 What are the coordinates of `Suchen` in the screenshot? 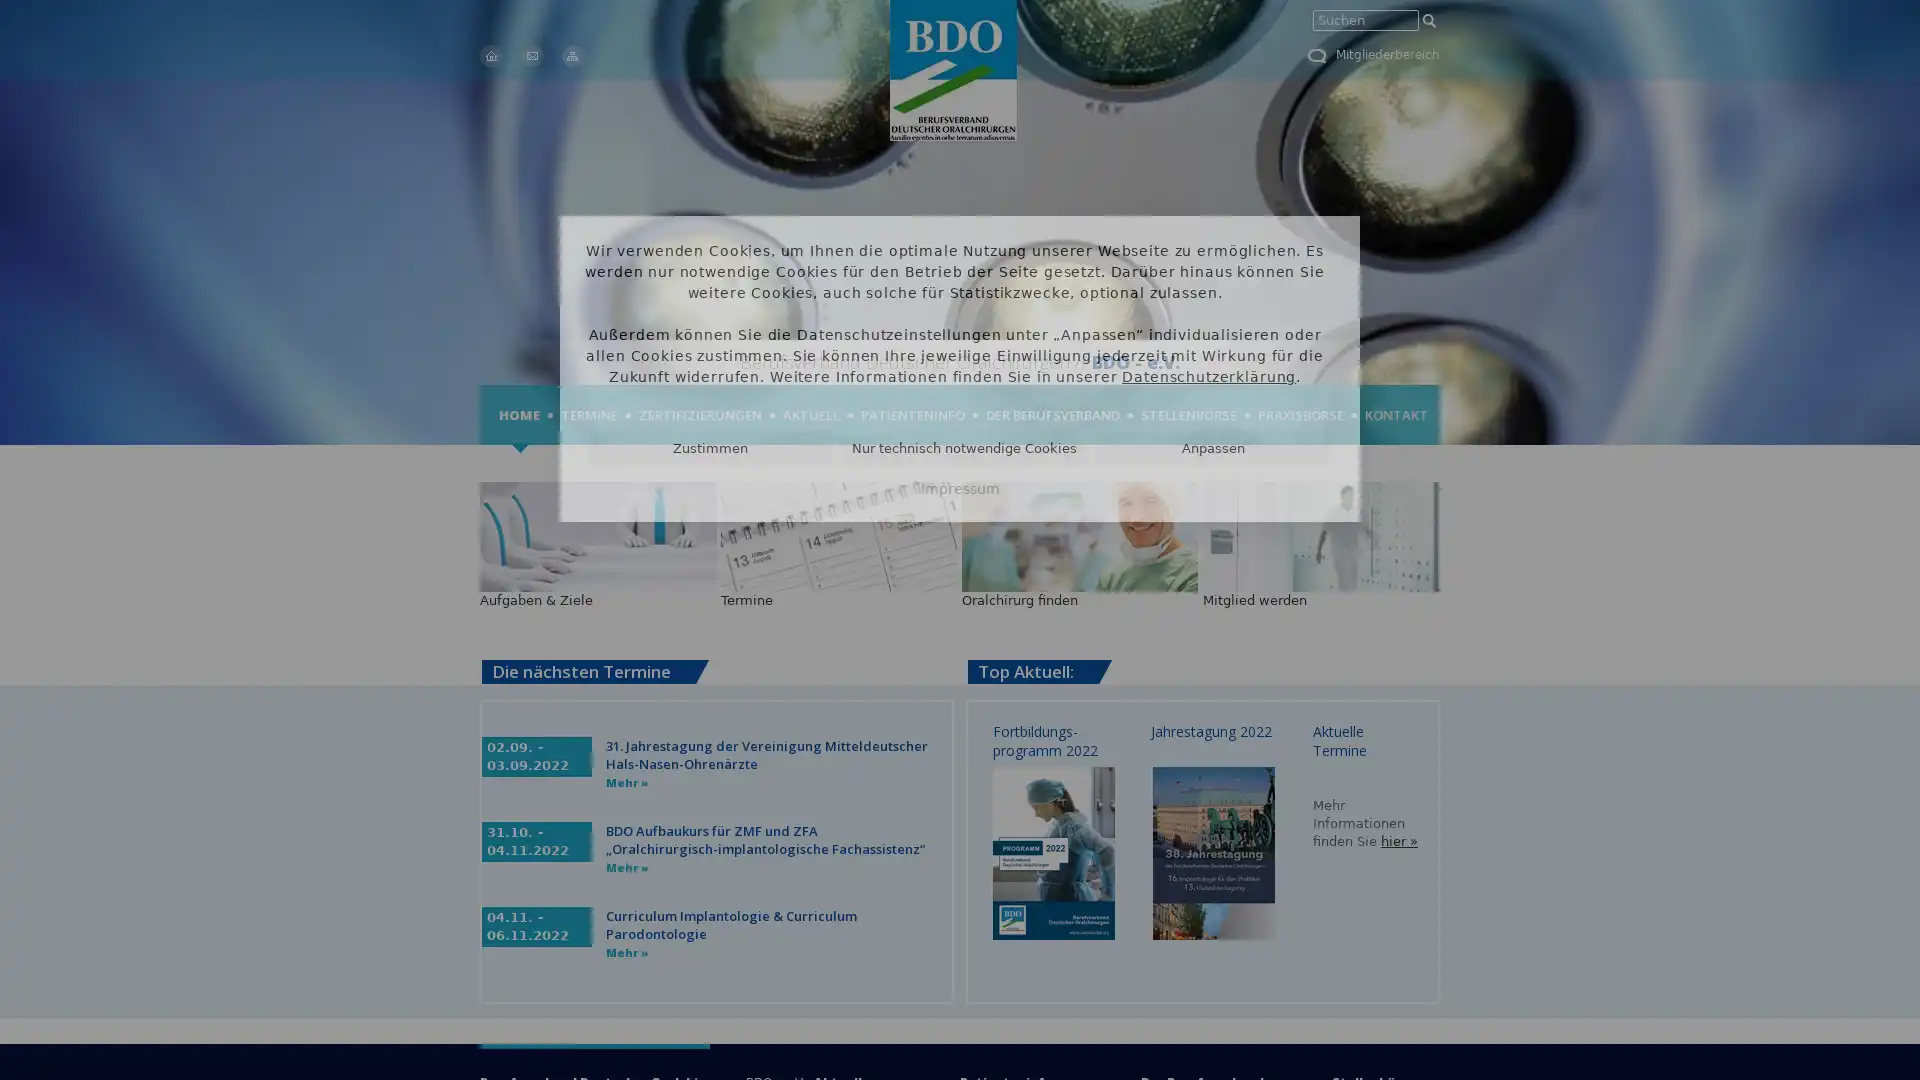 It's located at (1428, 20).